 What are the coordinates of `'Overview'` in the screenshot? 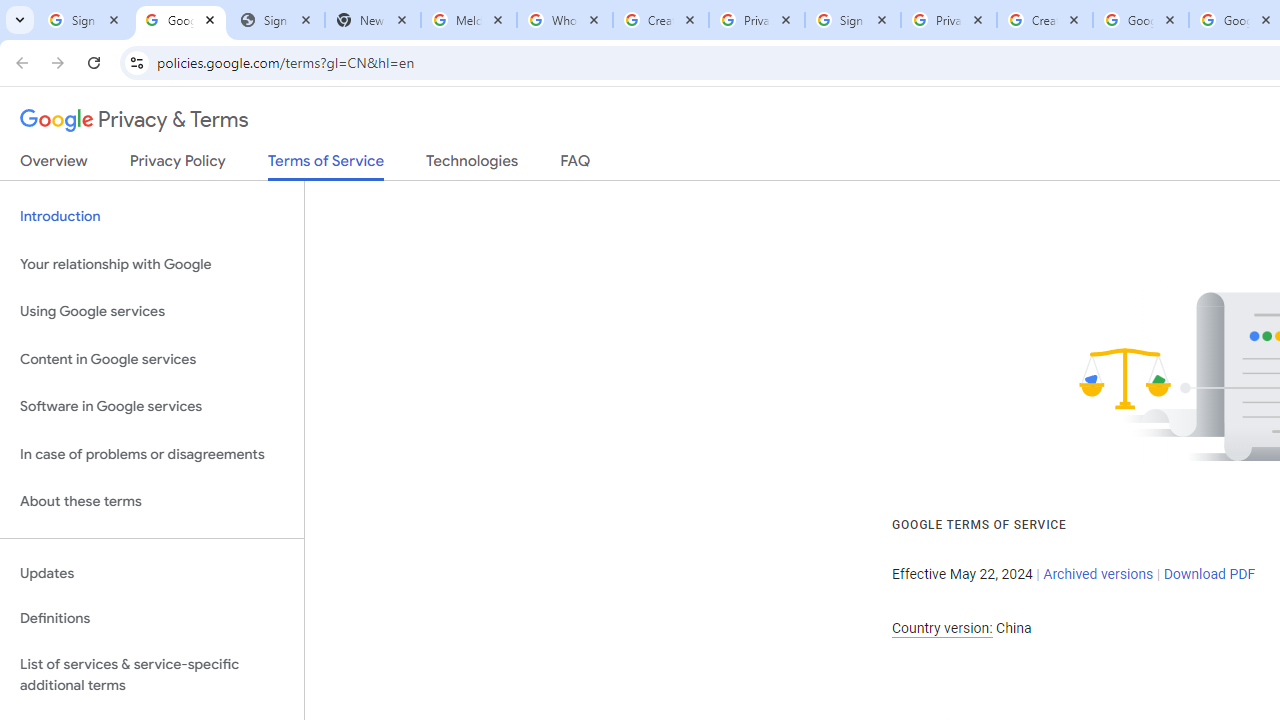 It's located at (54, 164).